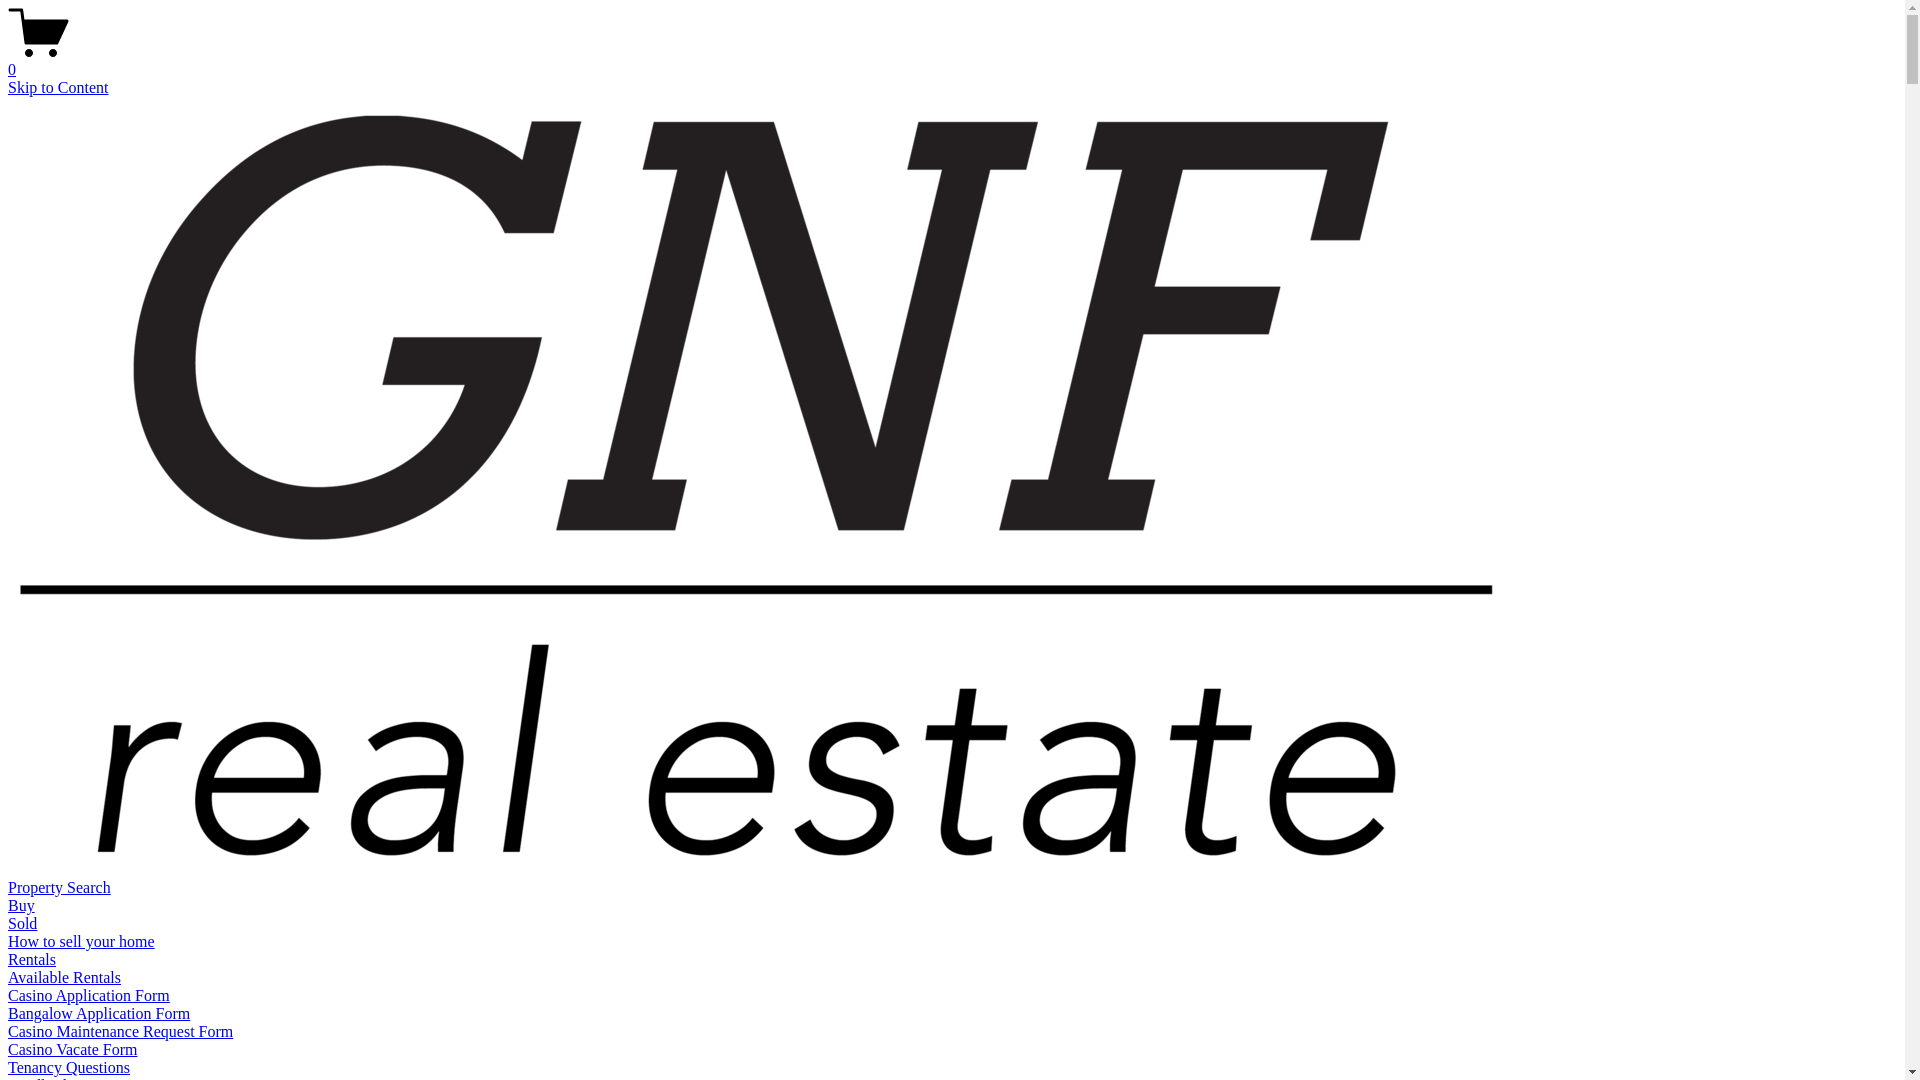 The height and width of the screenshot is (1080, 1920). I want to click on 'Casino Application Form', so click(88, 995).